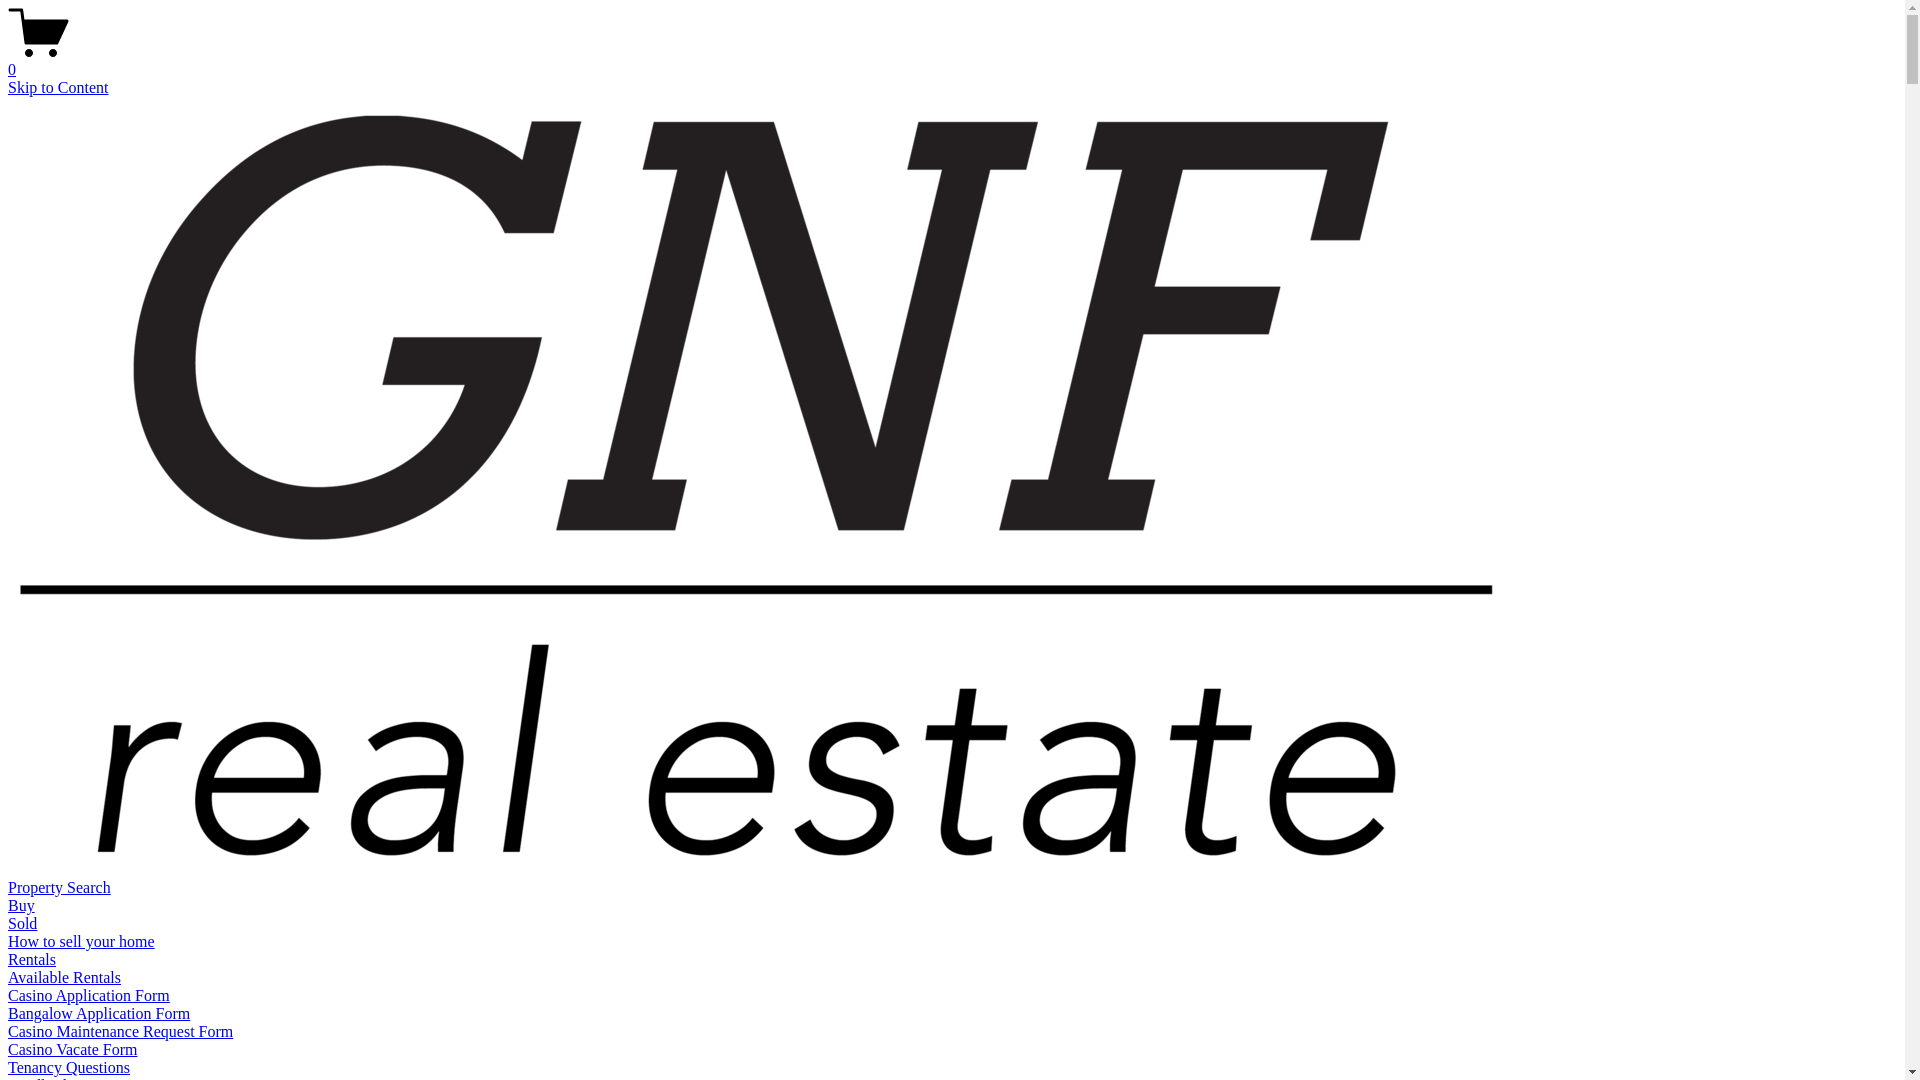 The height and width of the screenshot is (1080, 1920). I want to click on 'Casino Application Form', so click(88, 995).